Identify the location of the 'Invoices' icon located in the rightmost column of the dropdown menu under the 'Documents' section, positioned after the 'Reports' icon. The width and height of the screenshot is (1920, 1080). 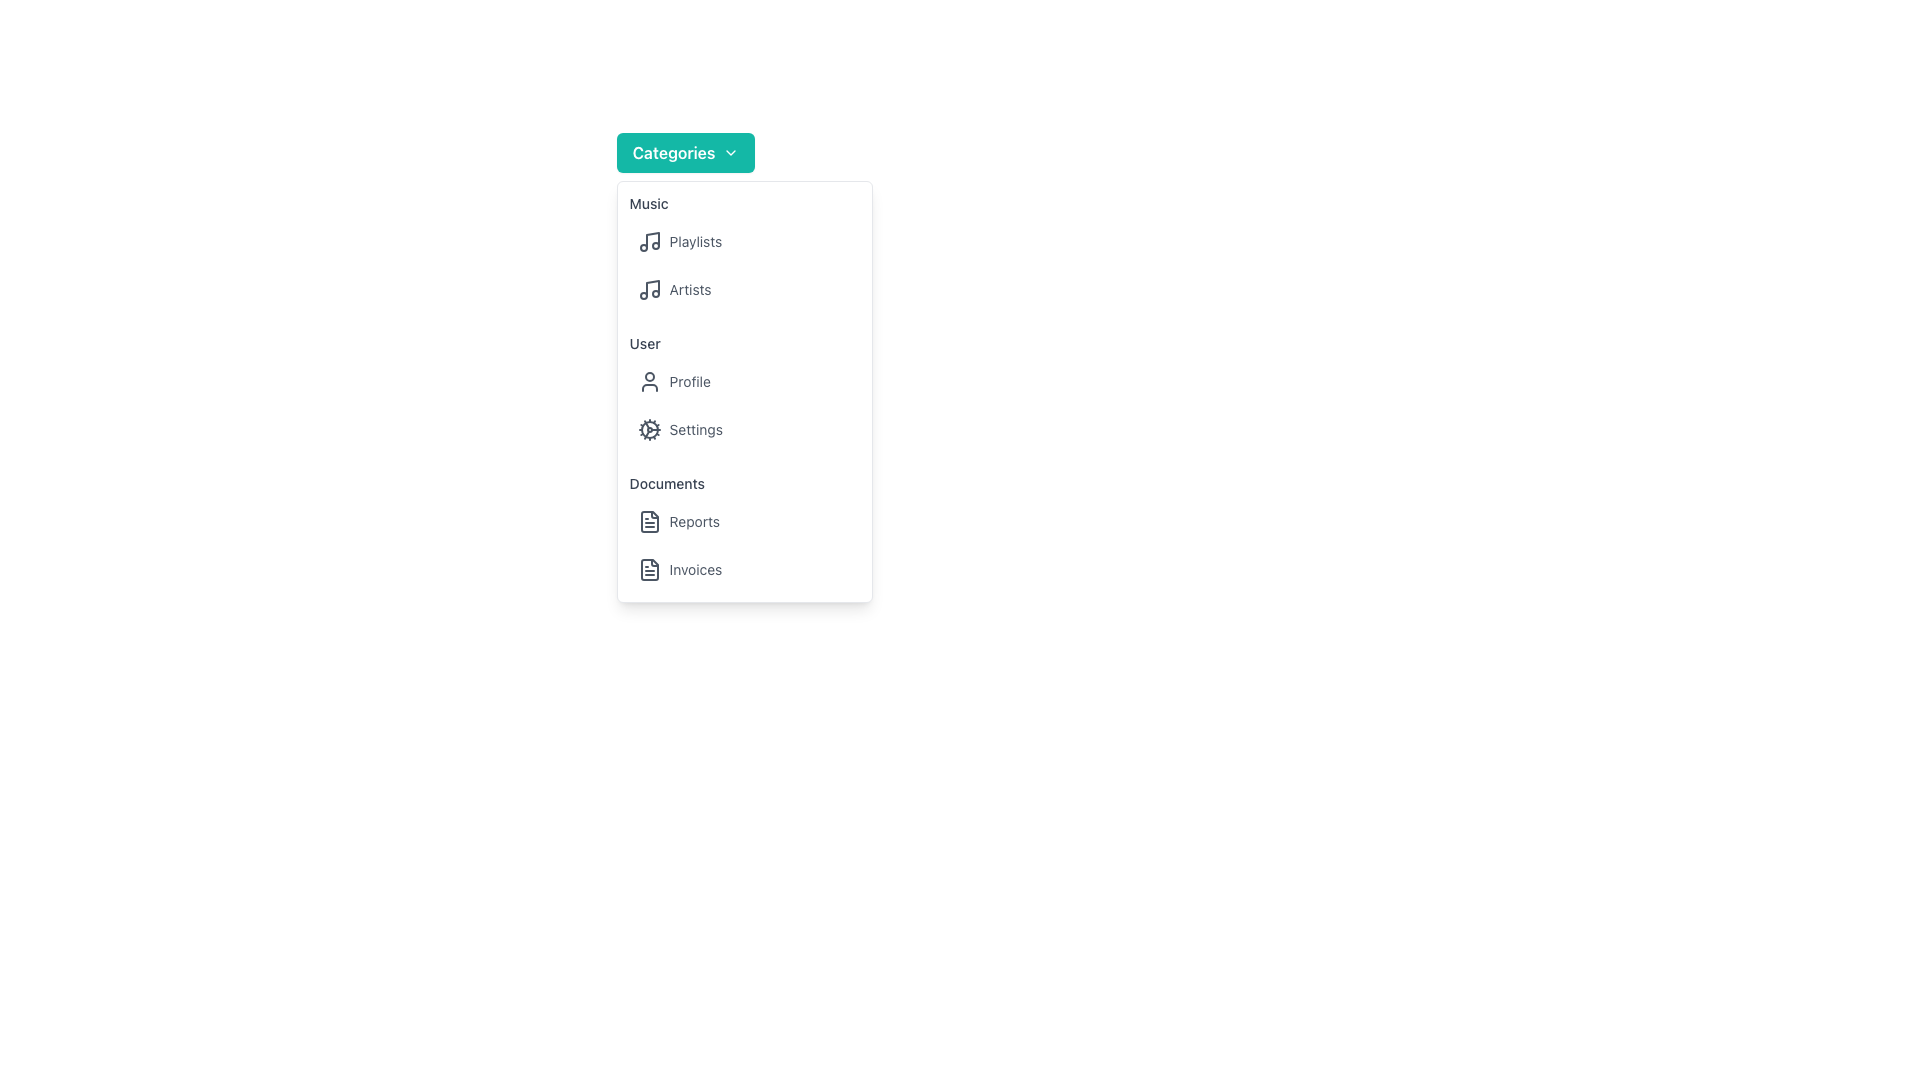
(649, 520).